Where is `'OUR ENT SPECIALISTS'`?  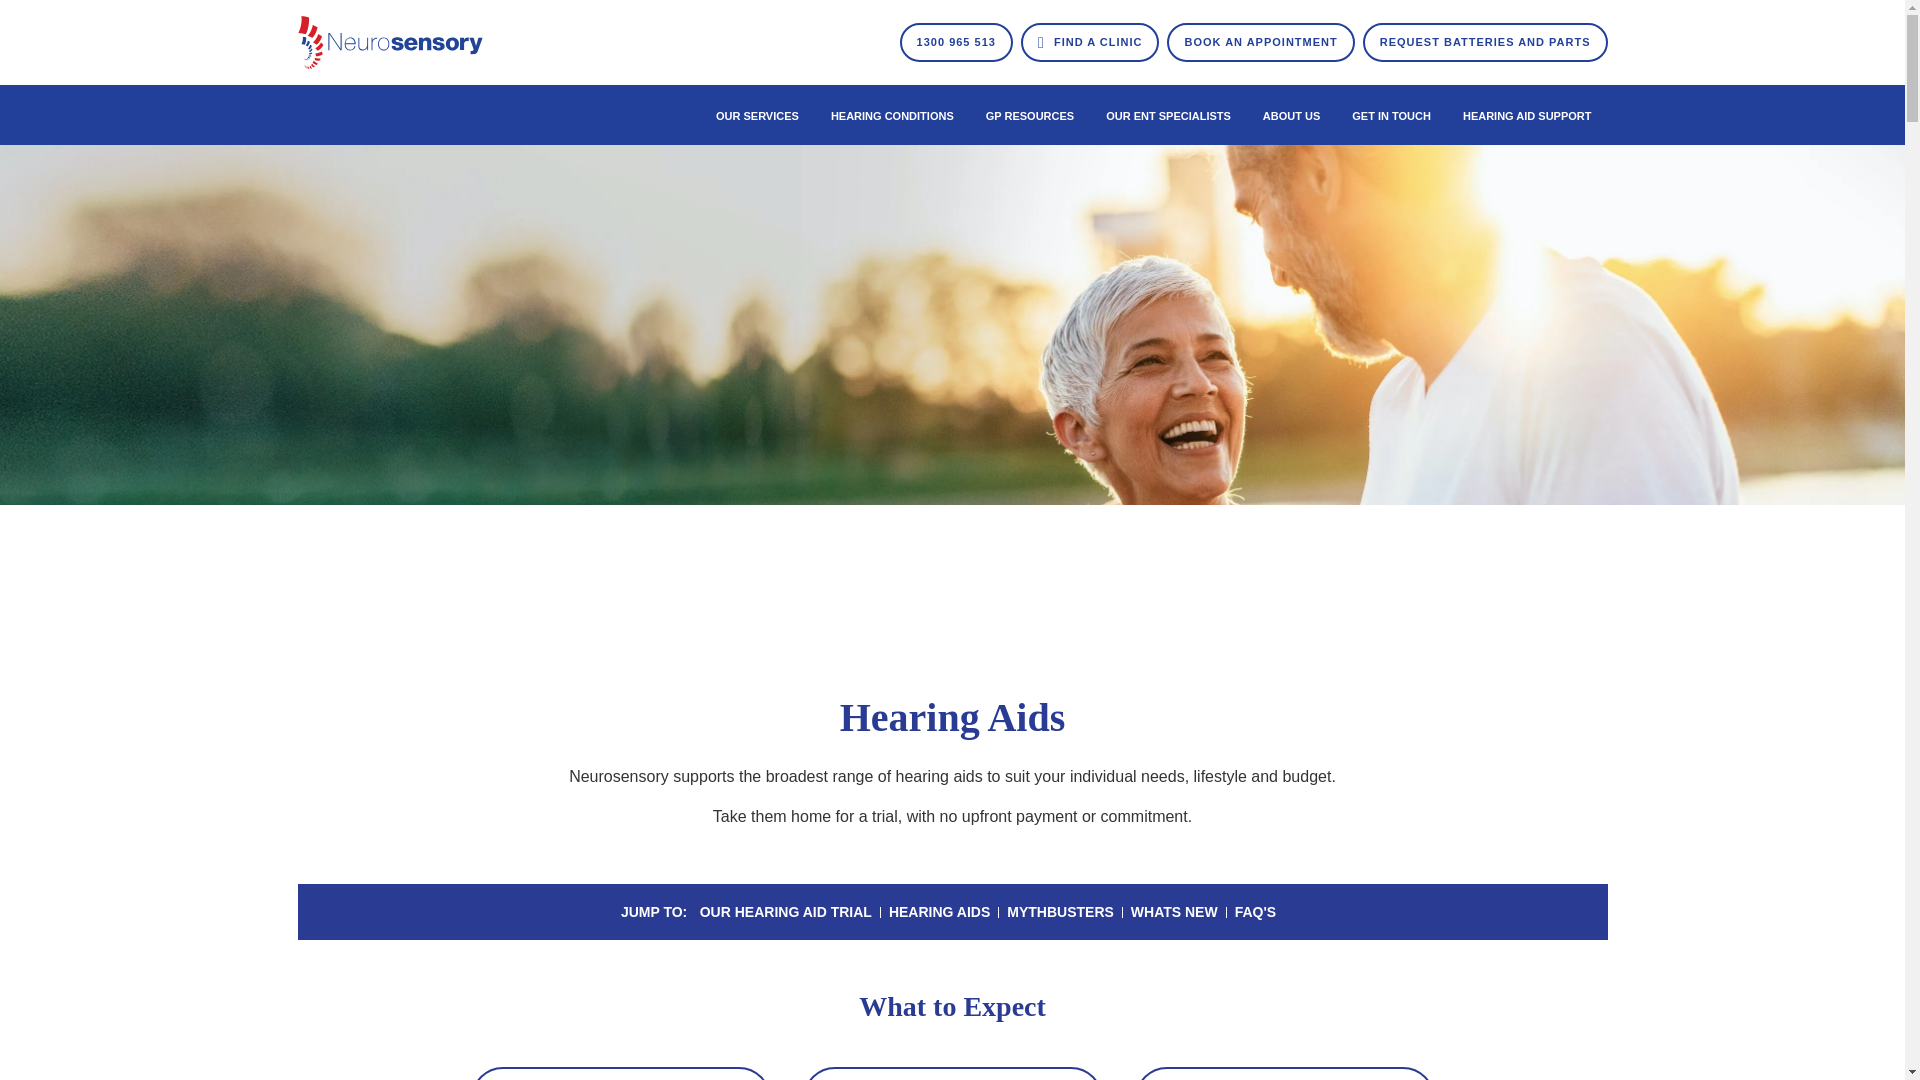 'OUR ENT SPECIALISTS' is located at coordinates (1168, 115).